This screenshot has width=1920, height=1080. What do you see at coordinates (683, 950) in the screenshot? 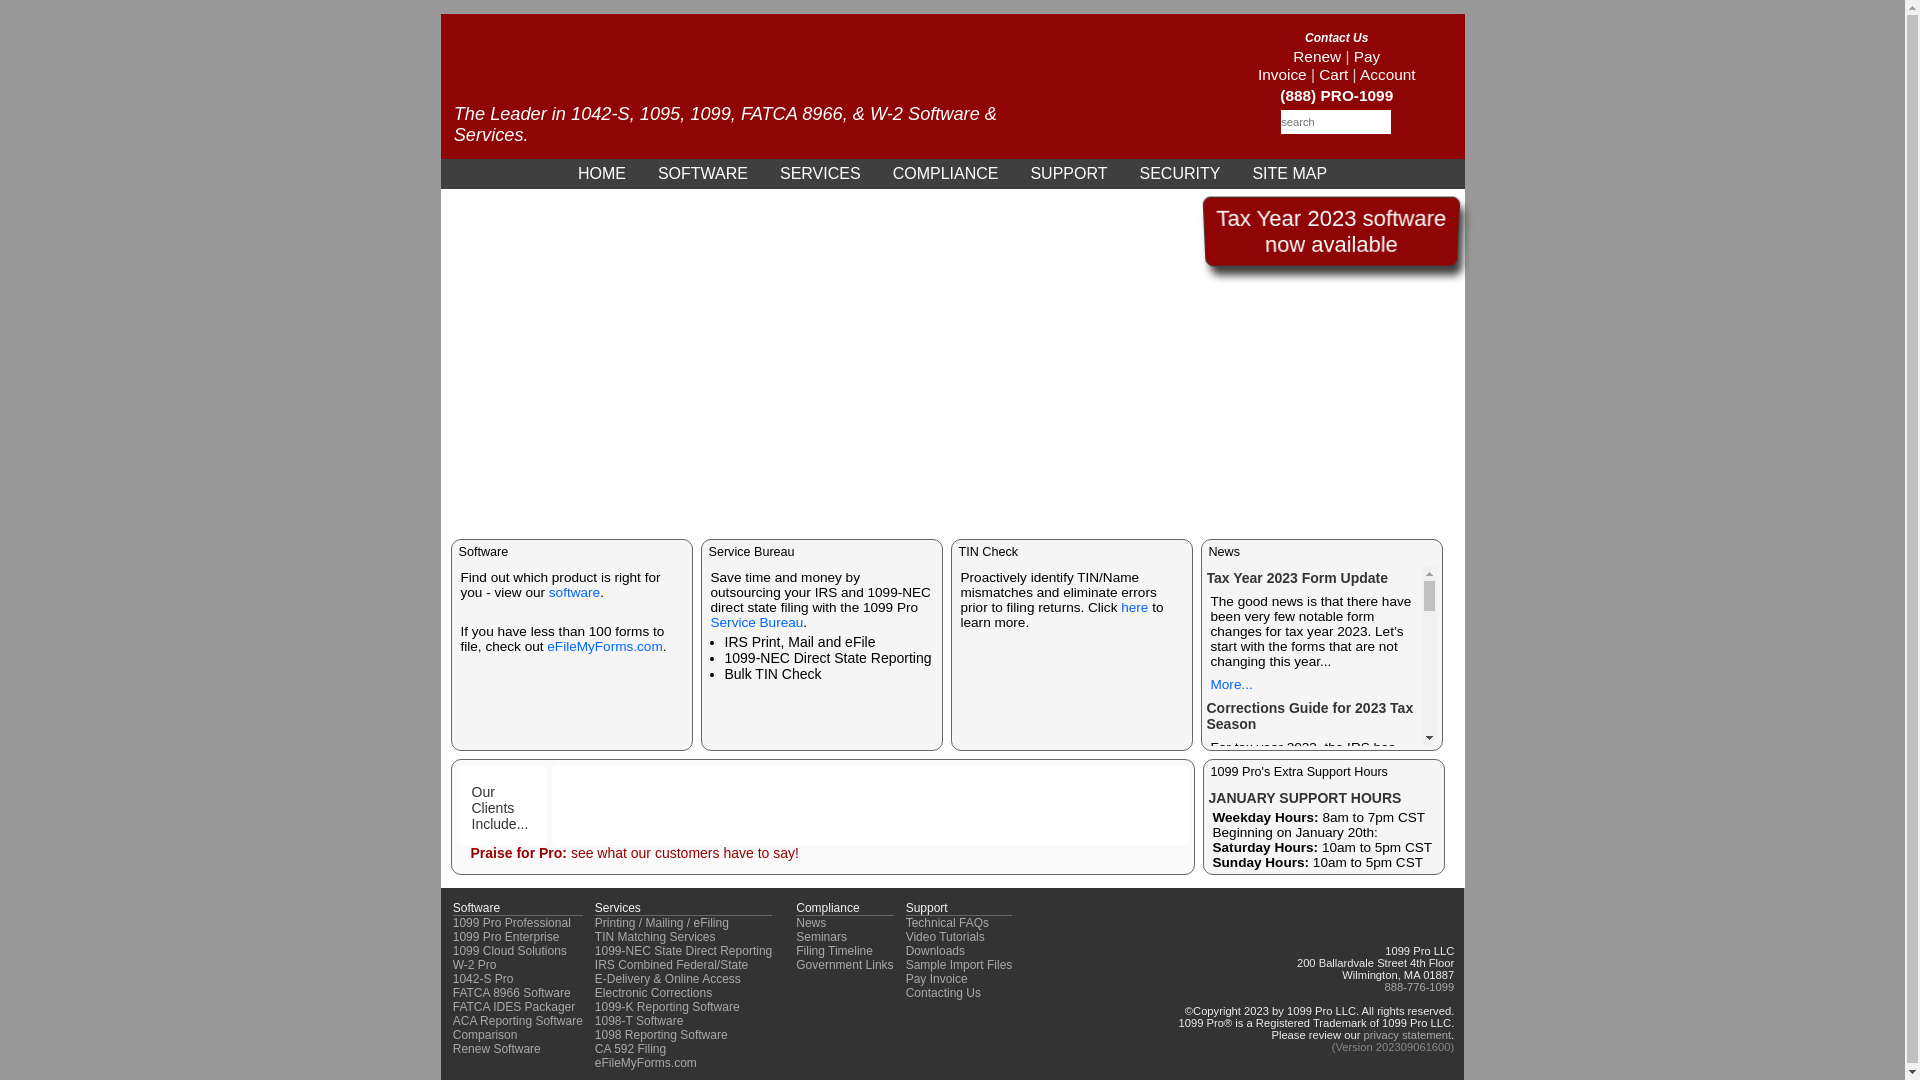
I see `'1099-NEC State Direct Reporting'` at bounding box center [683, 950].